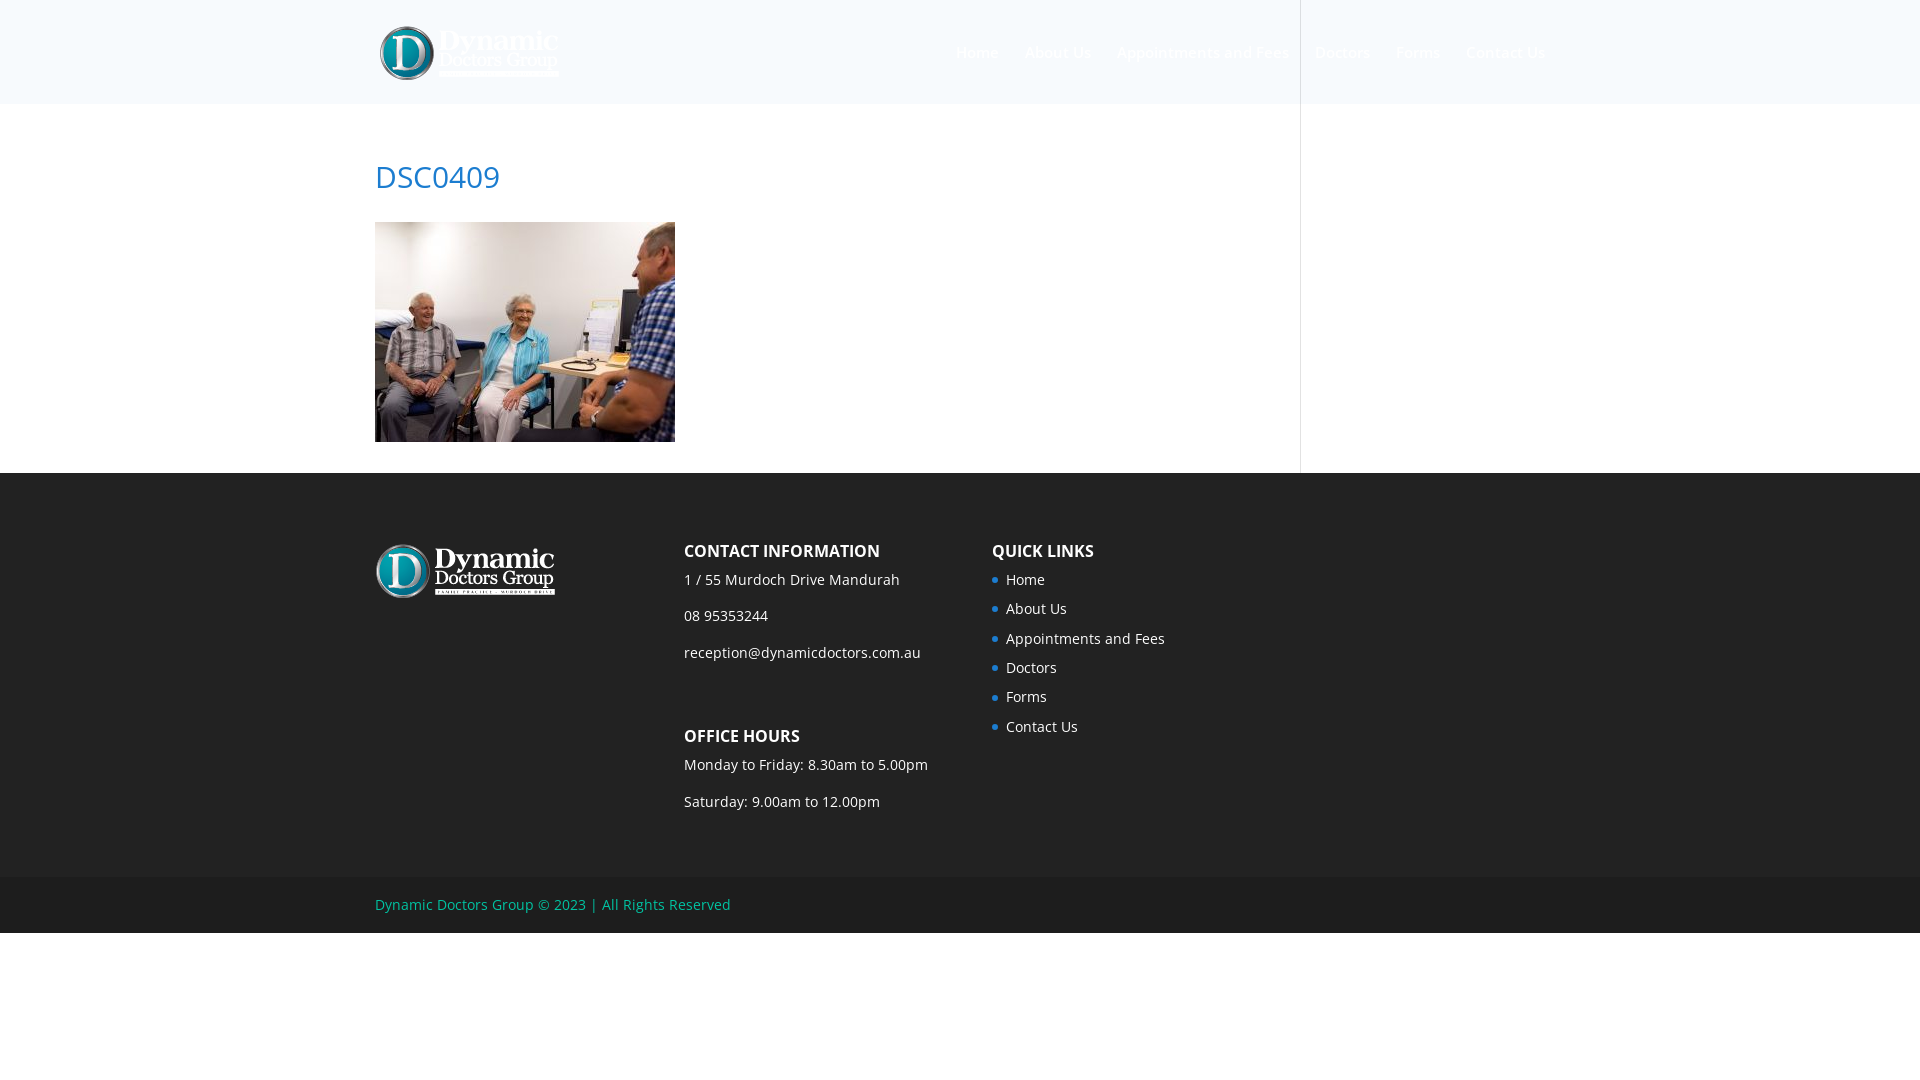 The height and width of the screenshot is (1080, 1920). I want to click on 'About Us', so click(1036, 607).